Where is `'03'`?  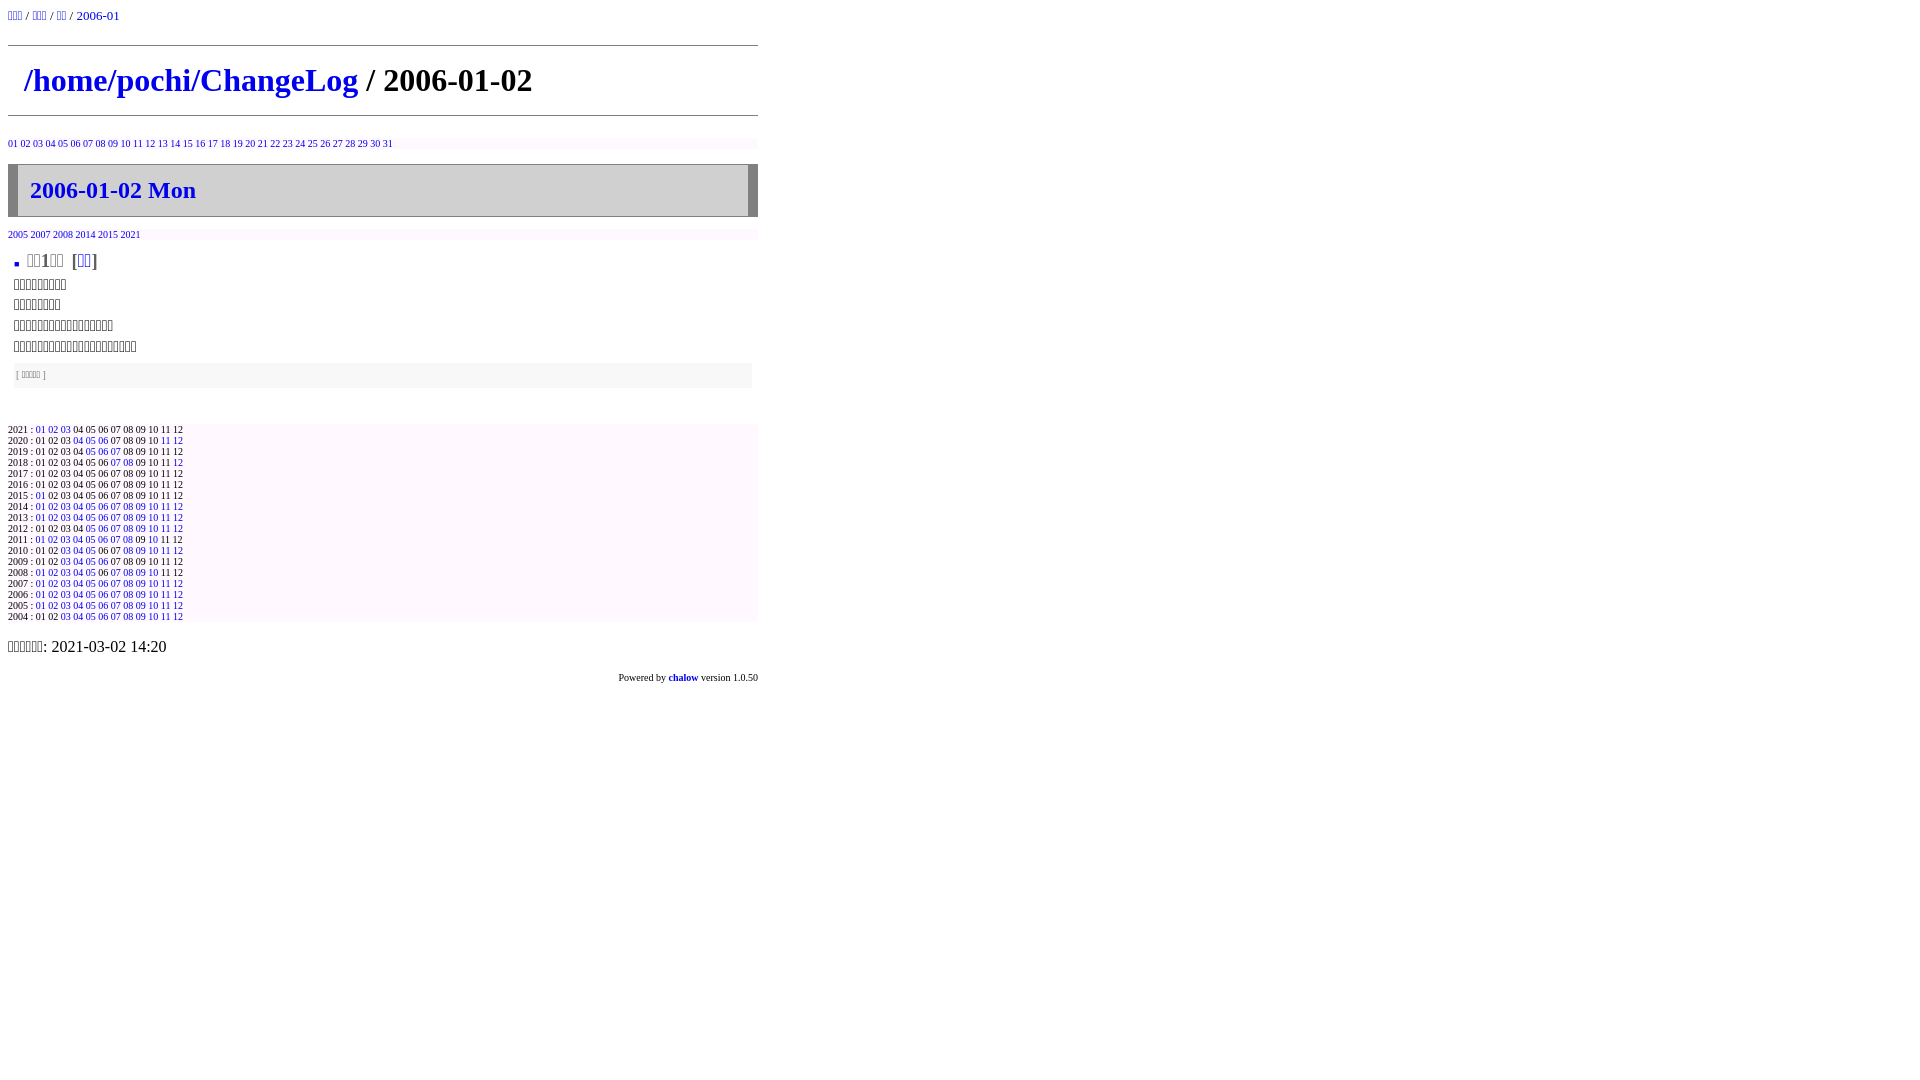 '03' is located at coordinates (65, 538).